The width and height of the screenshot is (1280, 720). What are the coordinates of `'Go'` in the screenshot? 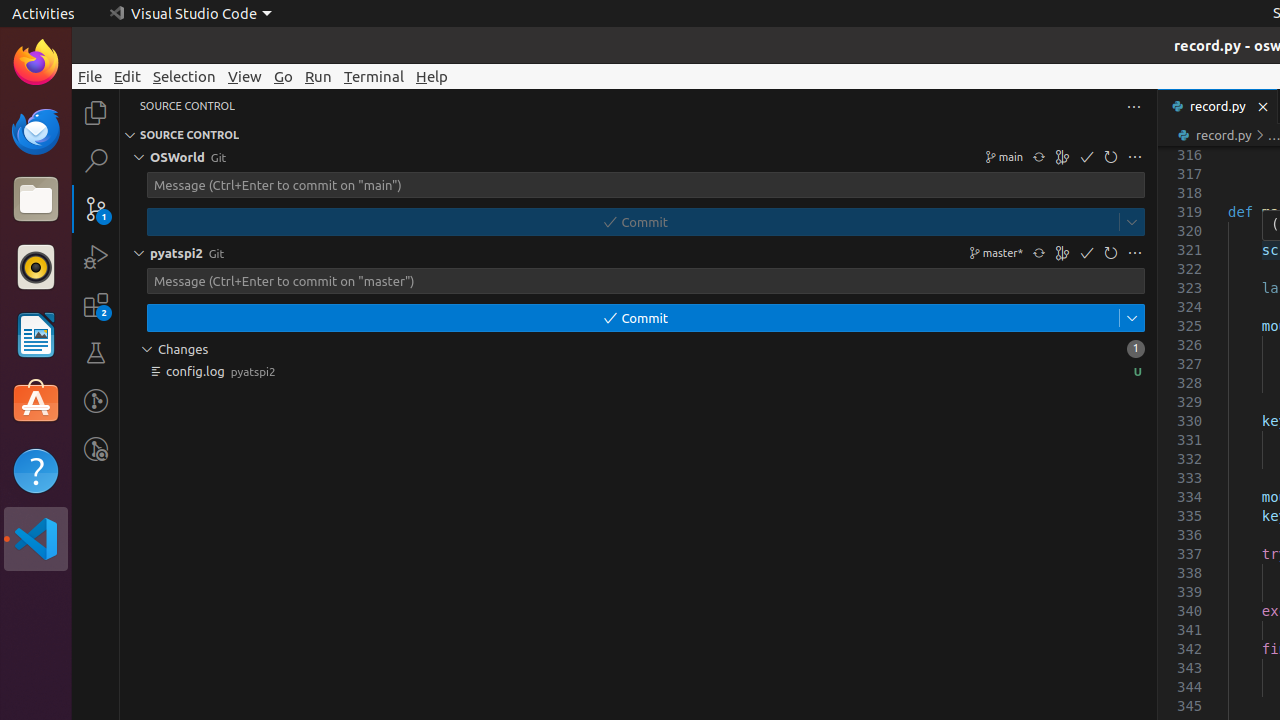 It's located at (282, 75).